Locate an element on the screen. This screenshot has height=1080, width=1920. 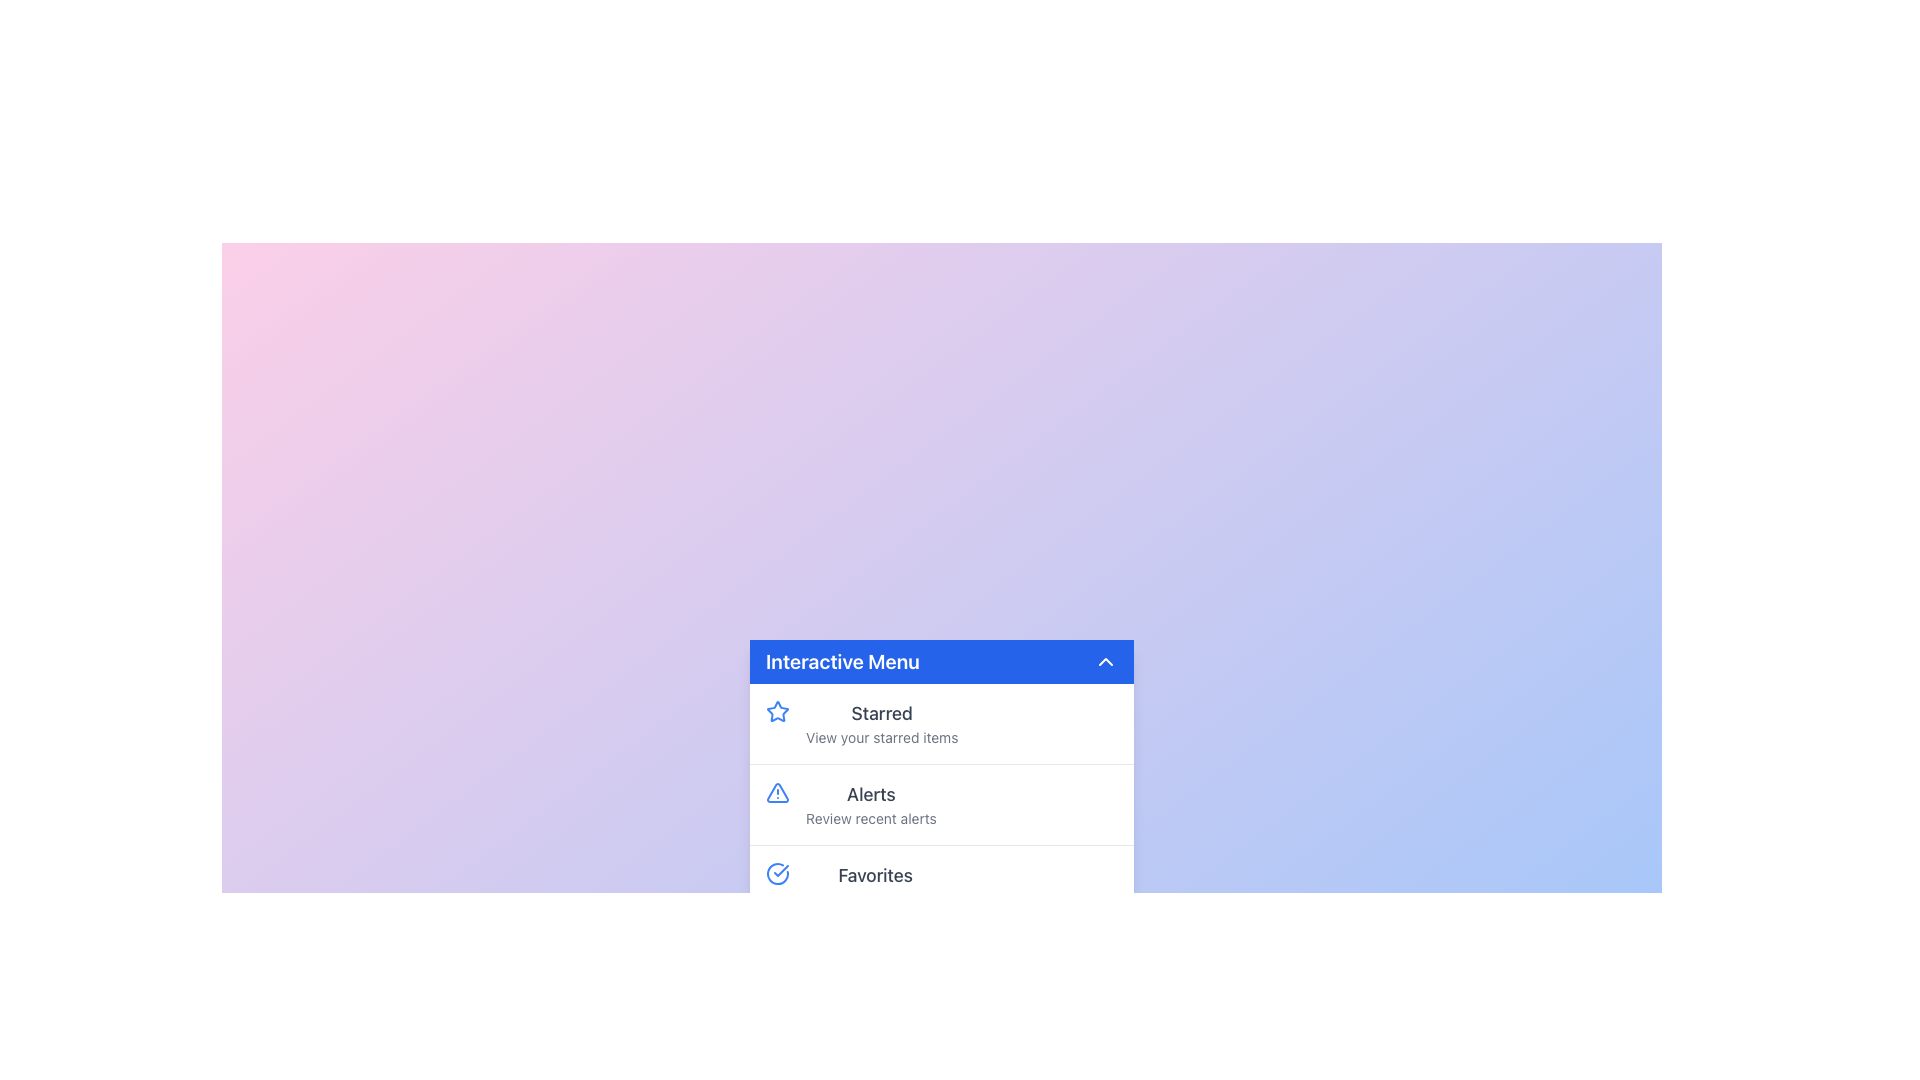
the bold text label 'Interactive Menu' located in the upper-left part of the blue bar at the top of the drop-down menu panel is located at coordinates (842, 662).